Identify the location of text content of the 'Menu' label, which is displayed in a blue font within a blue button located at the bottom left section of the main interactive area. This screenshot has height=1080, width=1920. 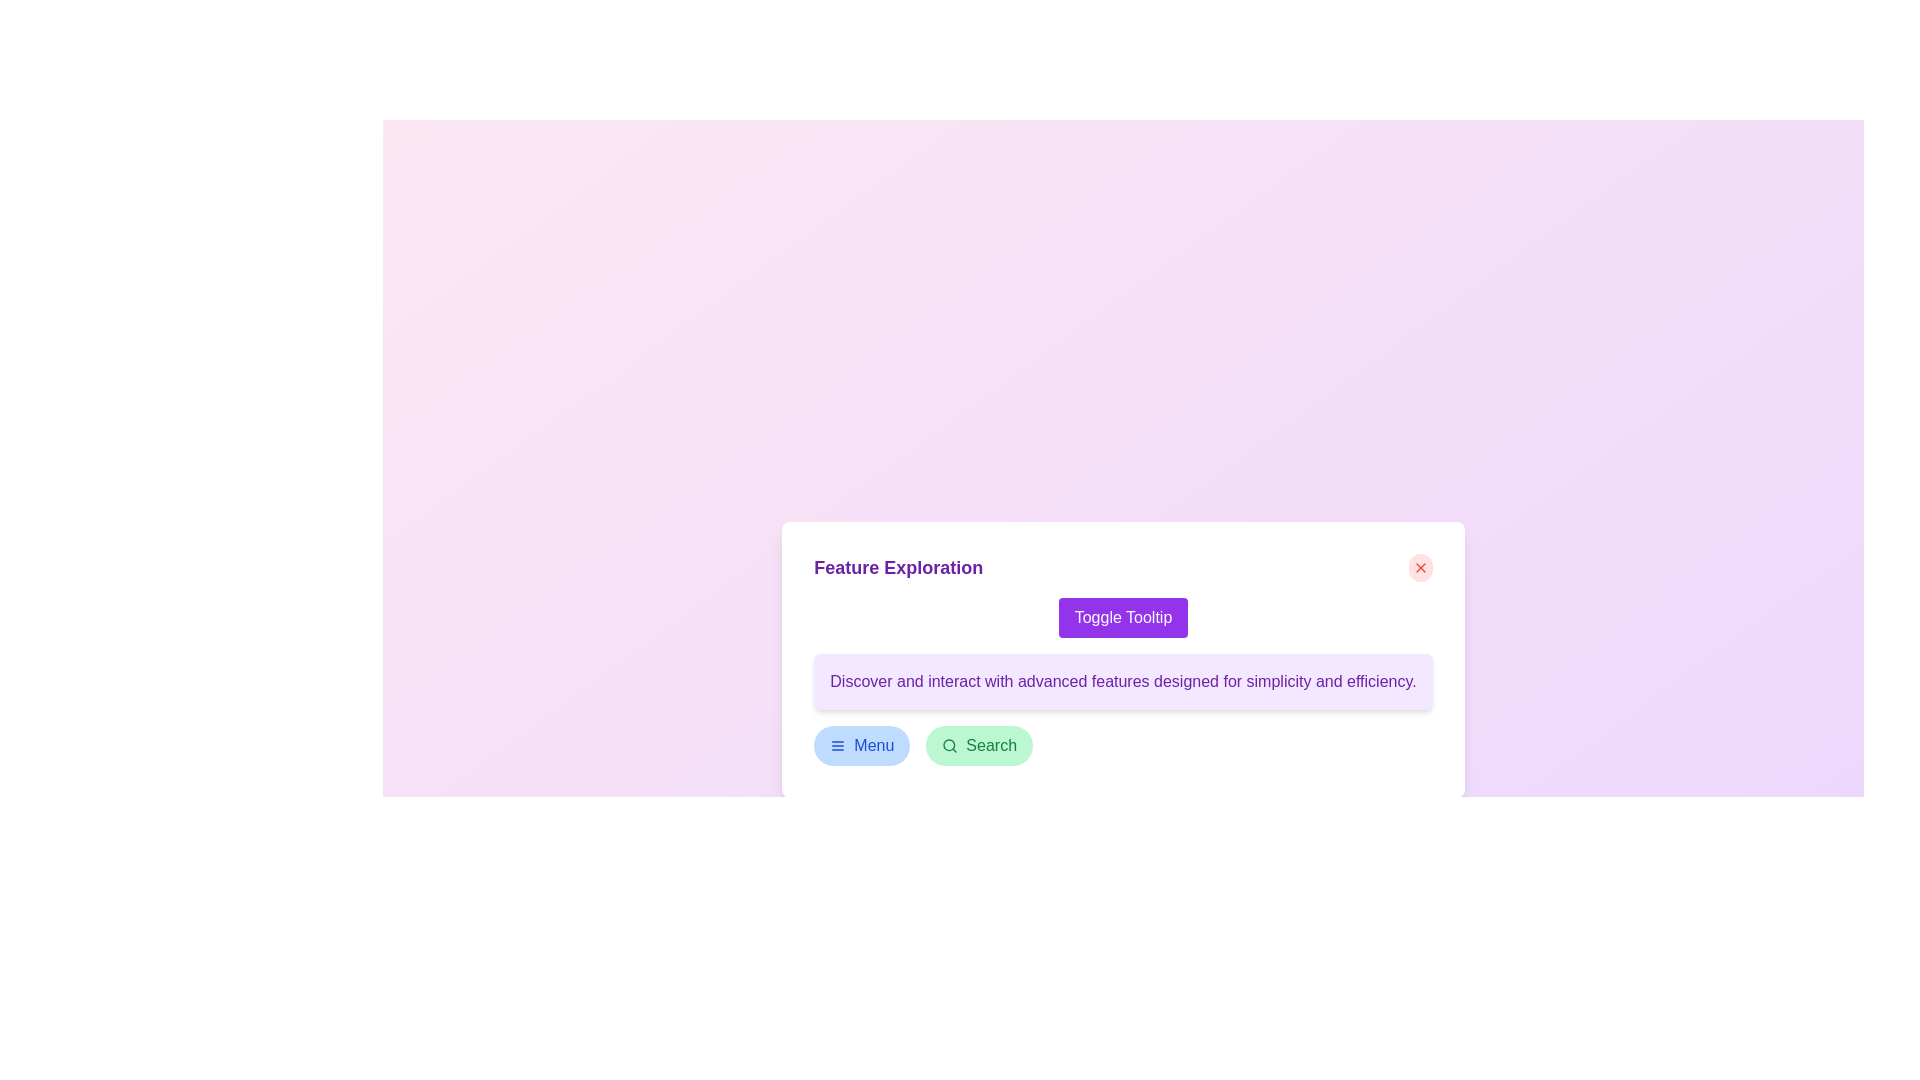
(874, 745).